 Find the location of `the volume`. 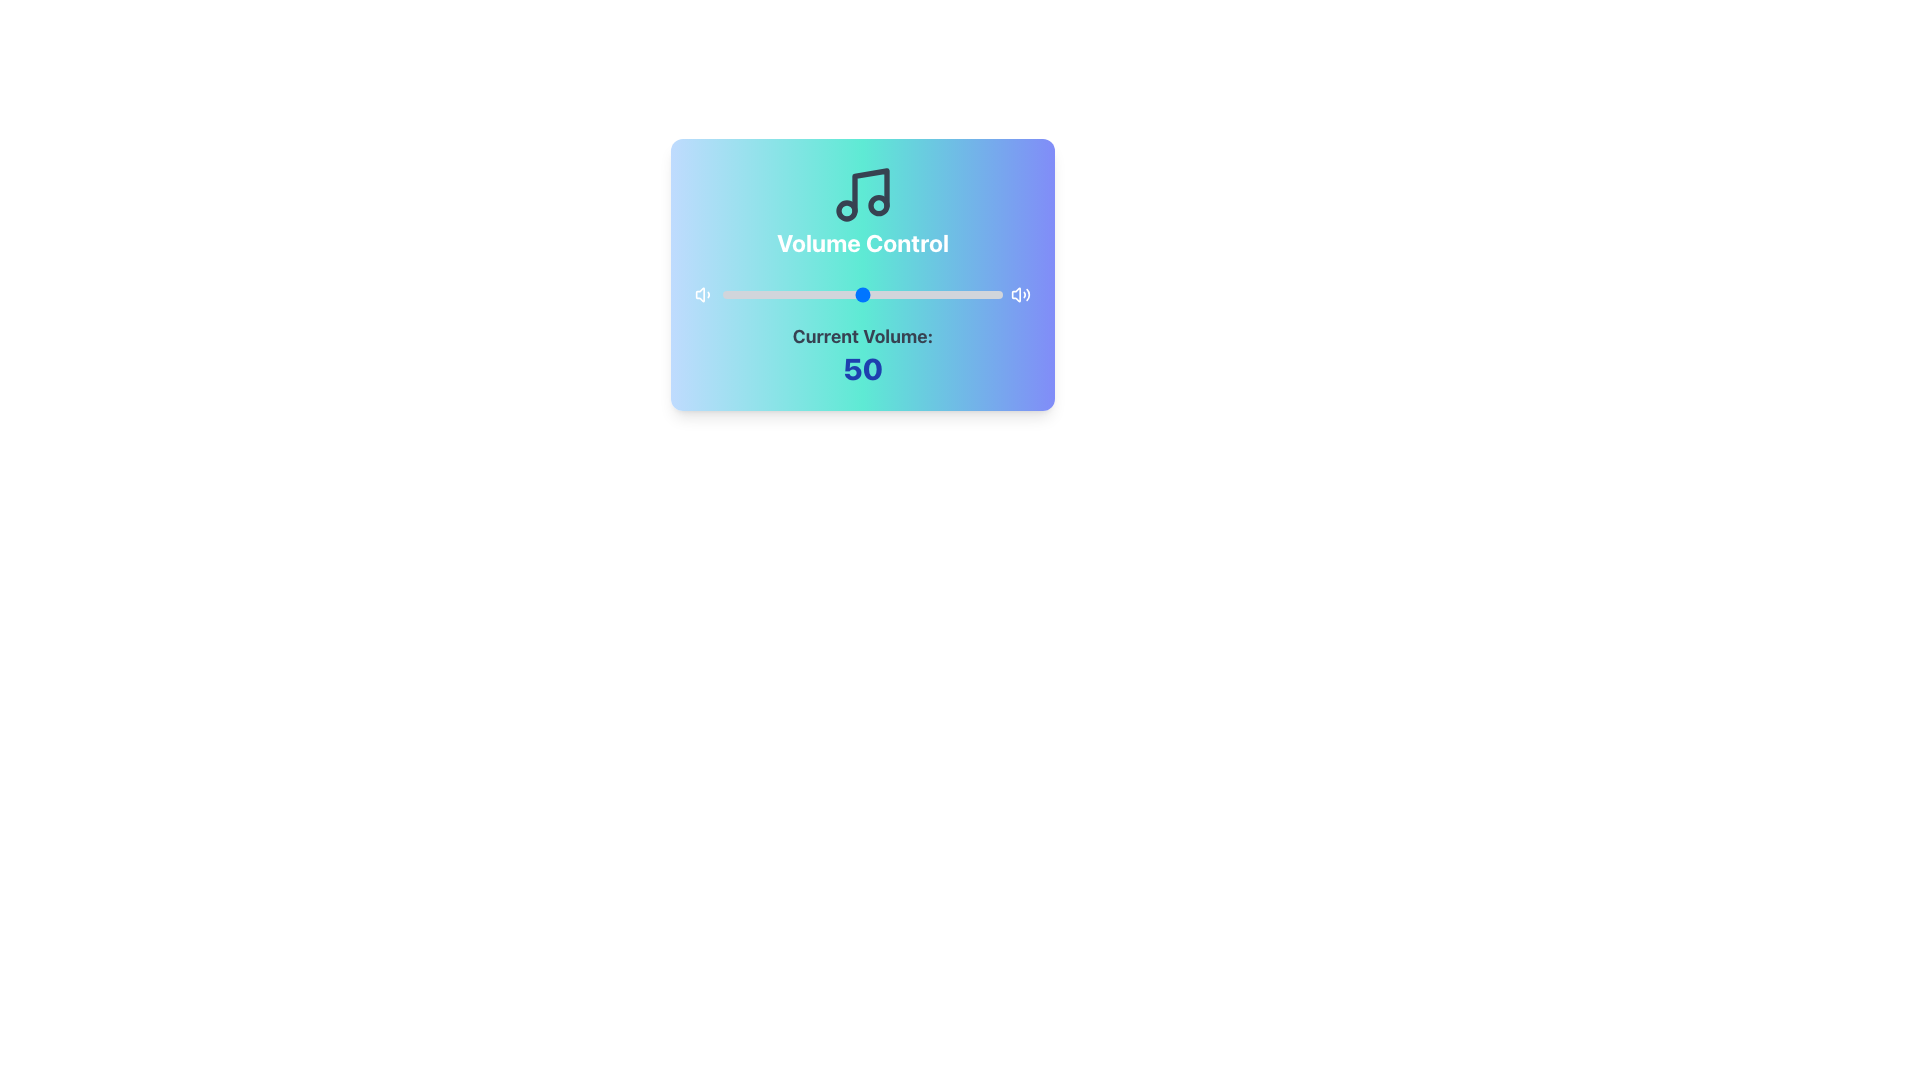

the volume is located at coordinates (865, 294).